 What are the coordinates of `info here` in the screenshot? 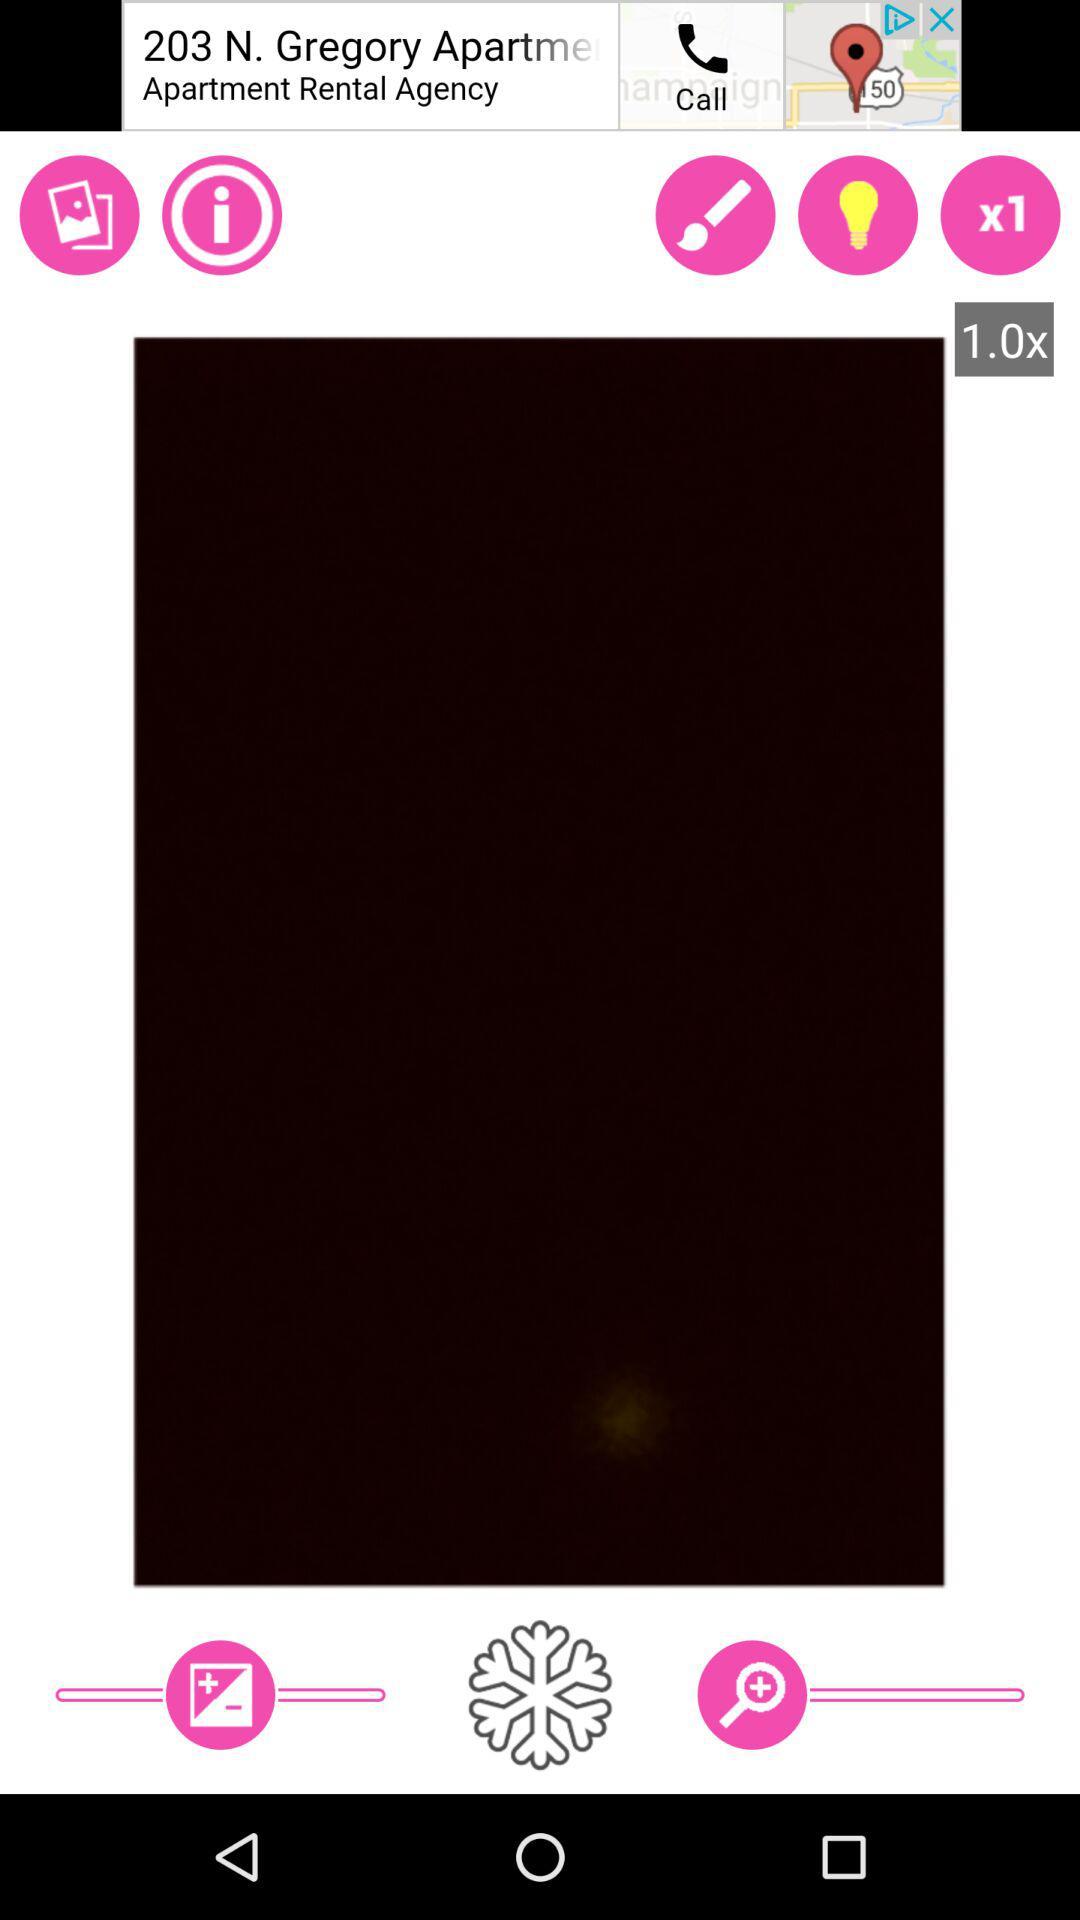 It's located at (222, 215).